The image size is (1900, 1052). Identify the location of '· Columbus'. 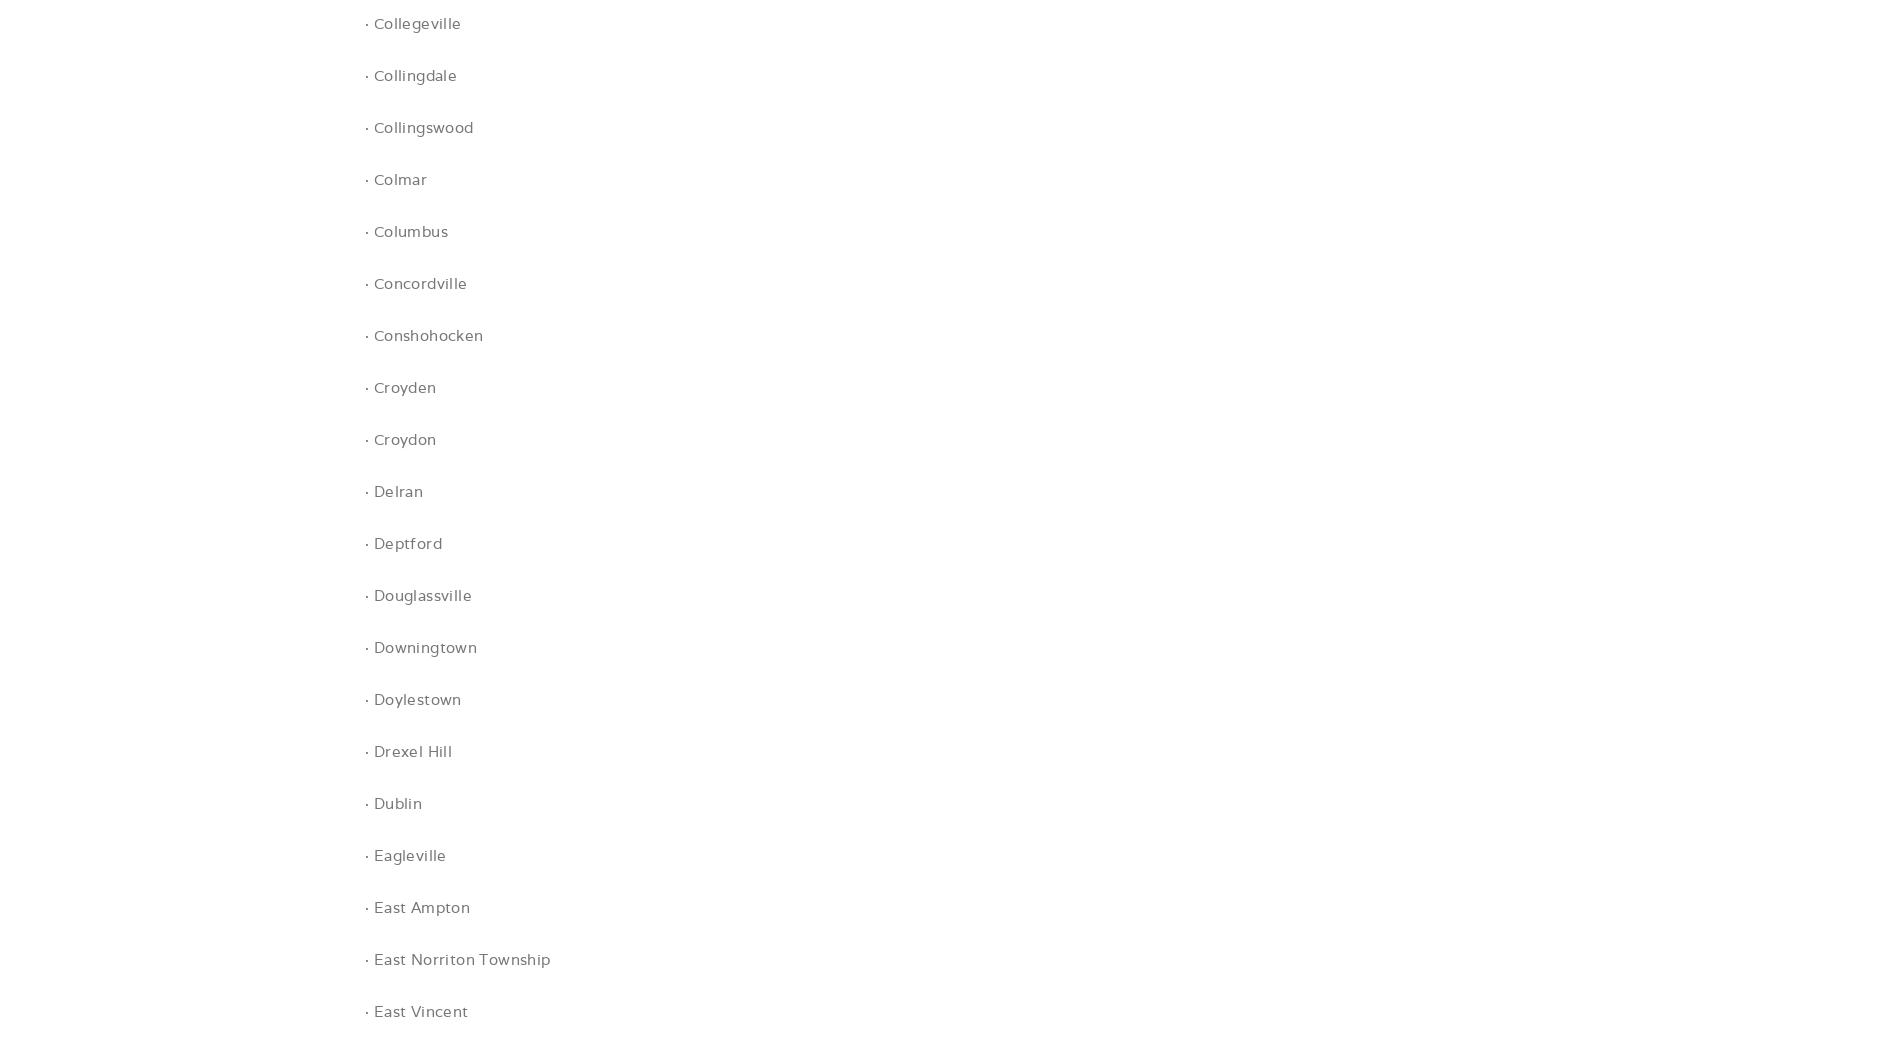
(405, 230).